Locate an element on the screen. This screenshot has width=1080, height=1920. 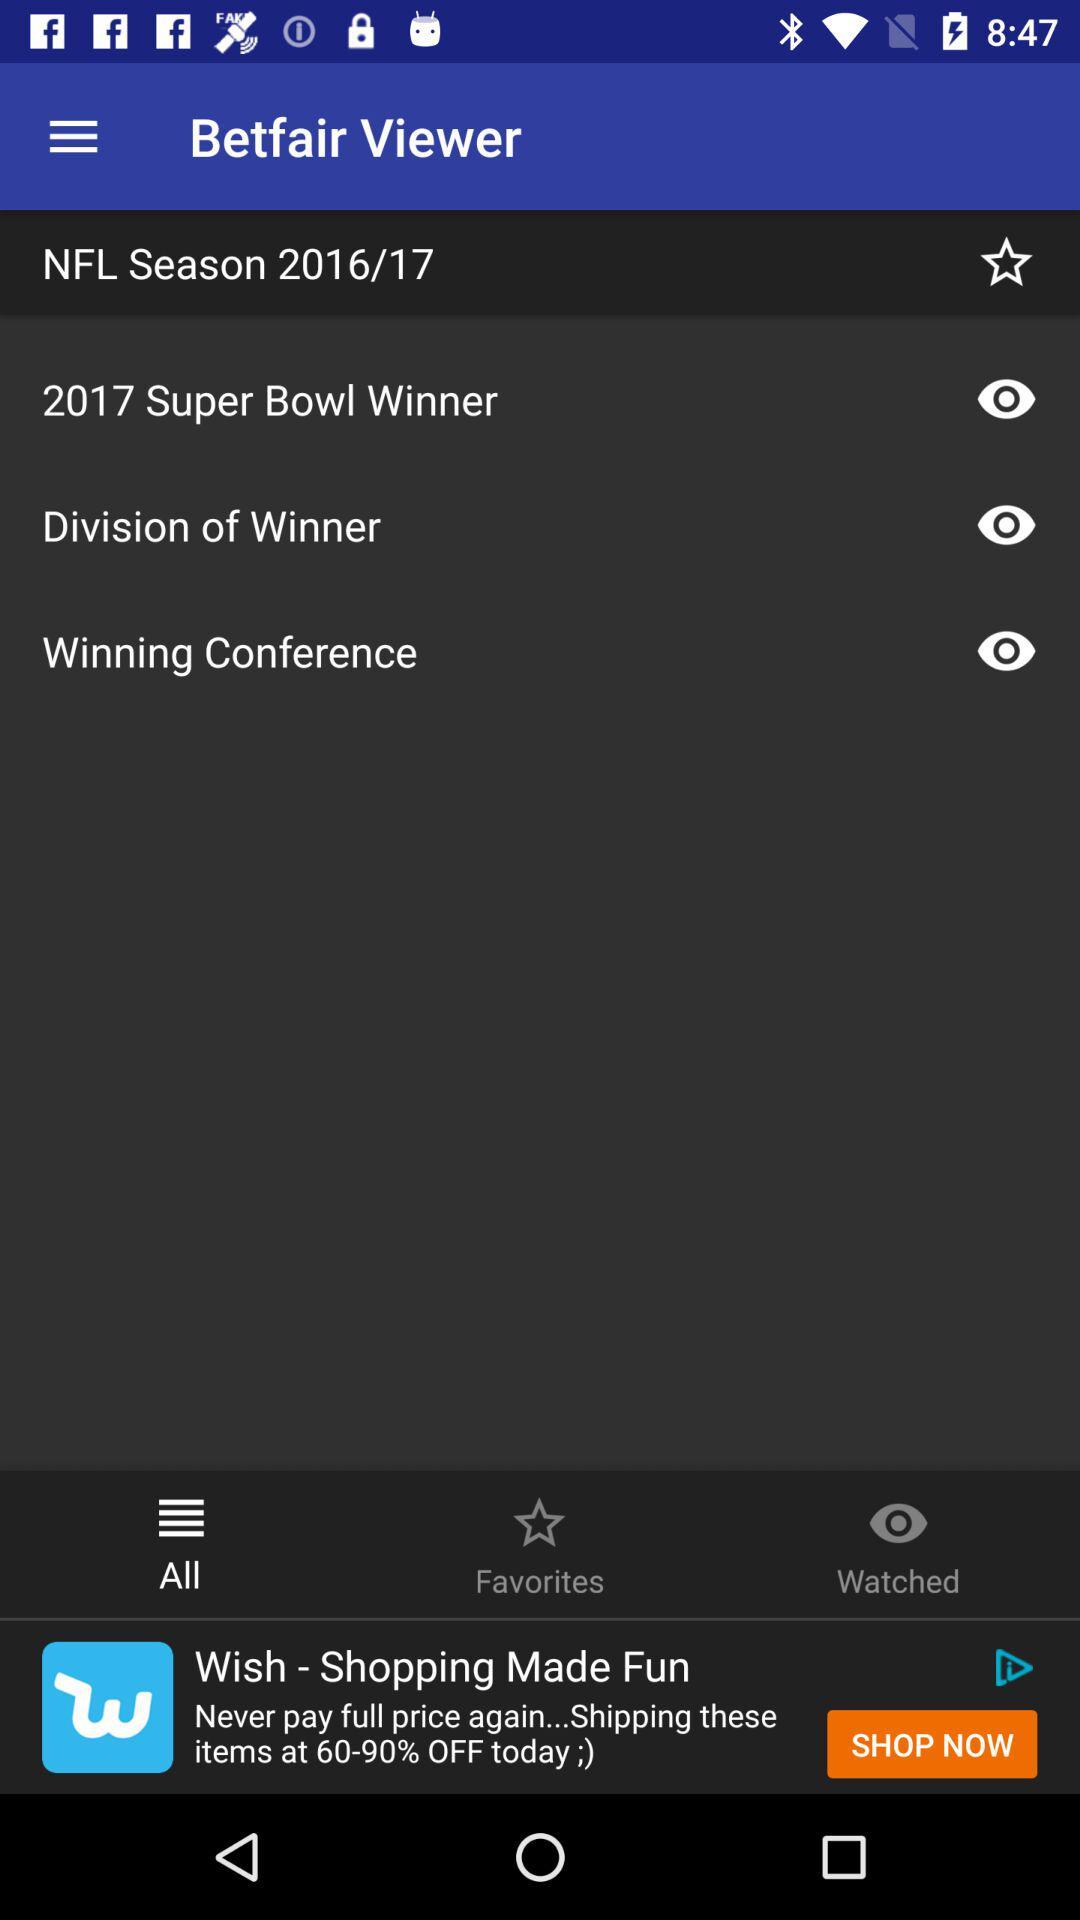
the twitter icon is located at coordinates (107, 1706).